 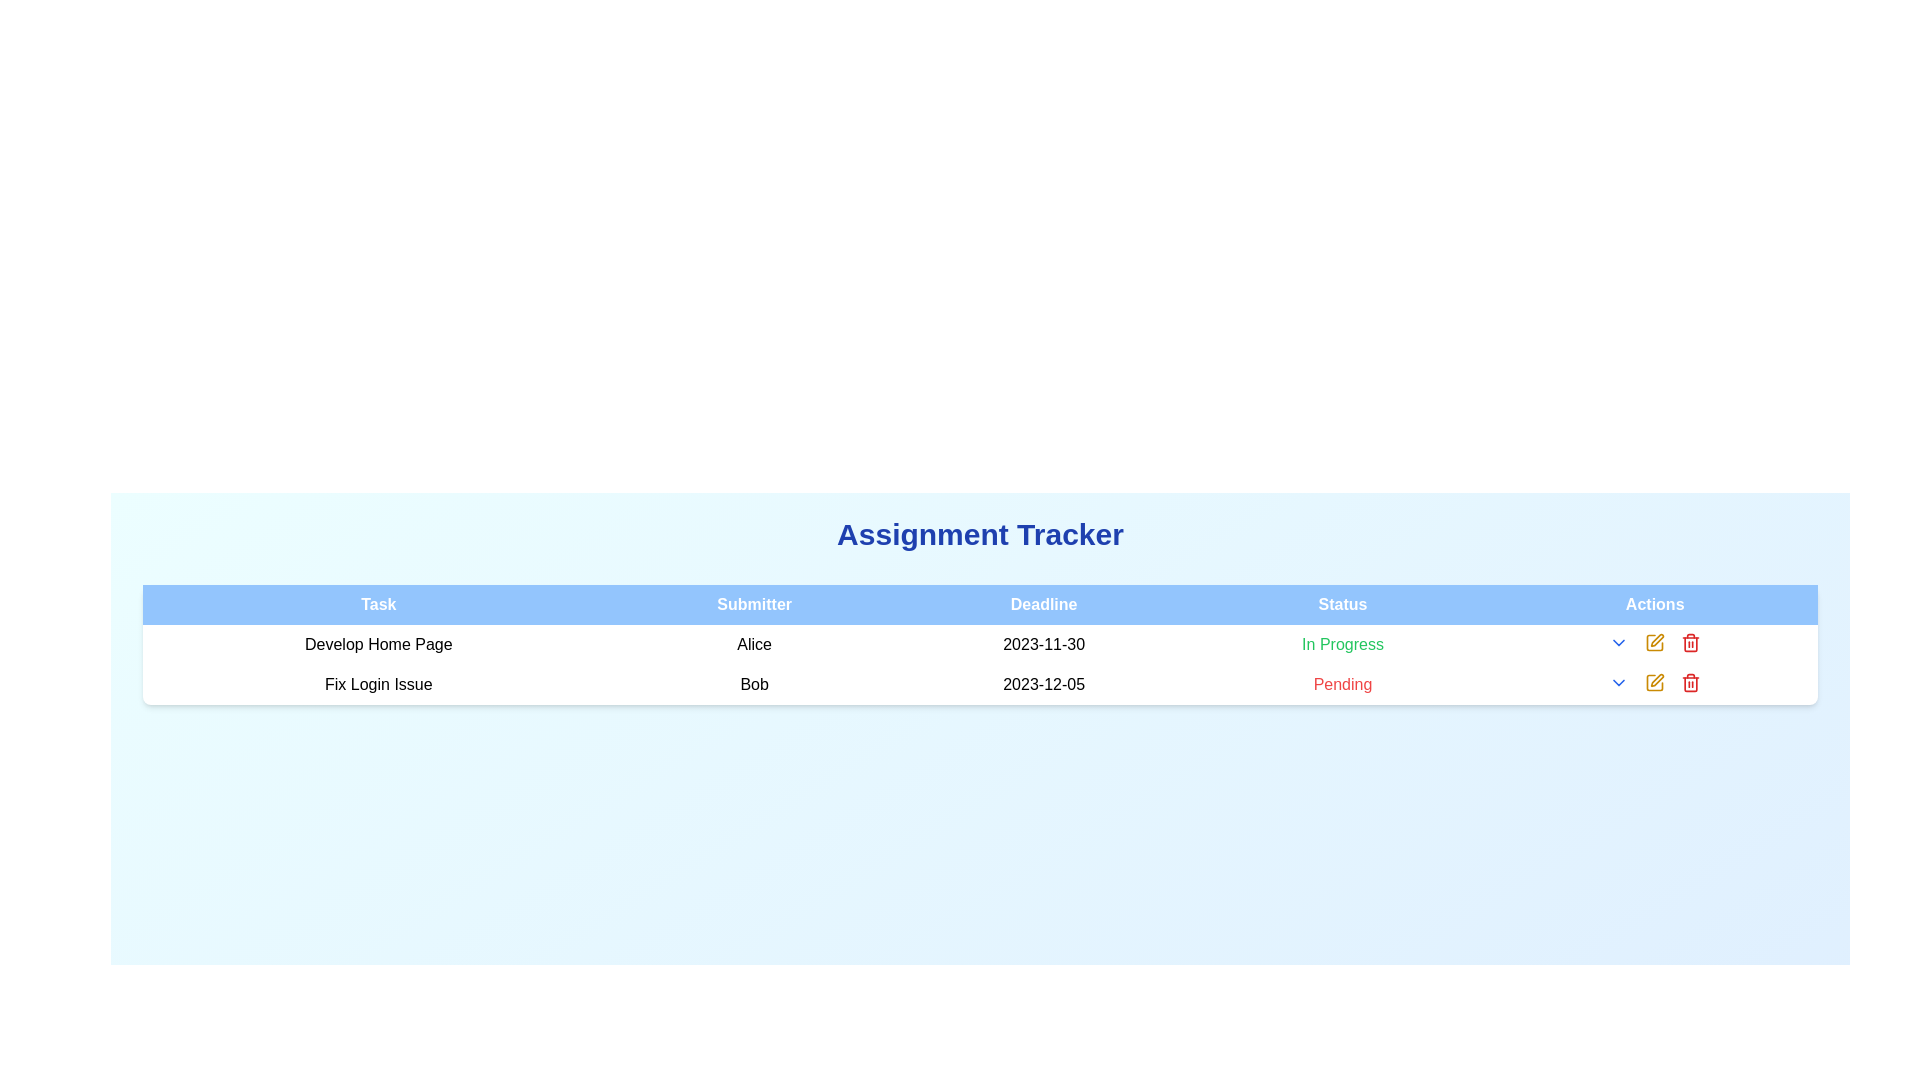 I want to click on the text label with the word 'Deadline' which is the third column header in a table row, positioned between 'Submitter' and 'Status', so click(x=1043, y=604).